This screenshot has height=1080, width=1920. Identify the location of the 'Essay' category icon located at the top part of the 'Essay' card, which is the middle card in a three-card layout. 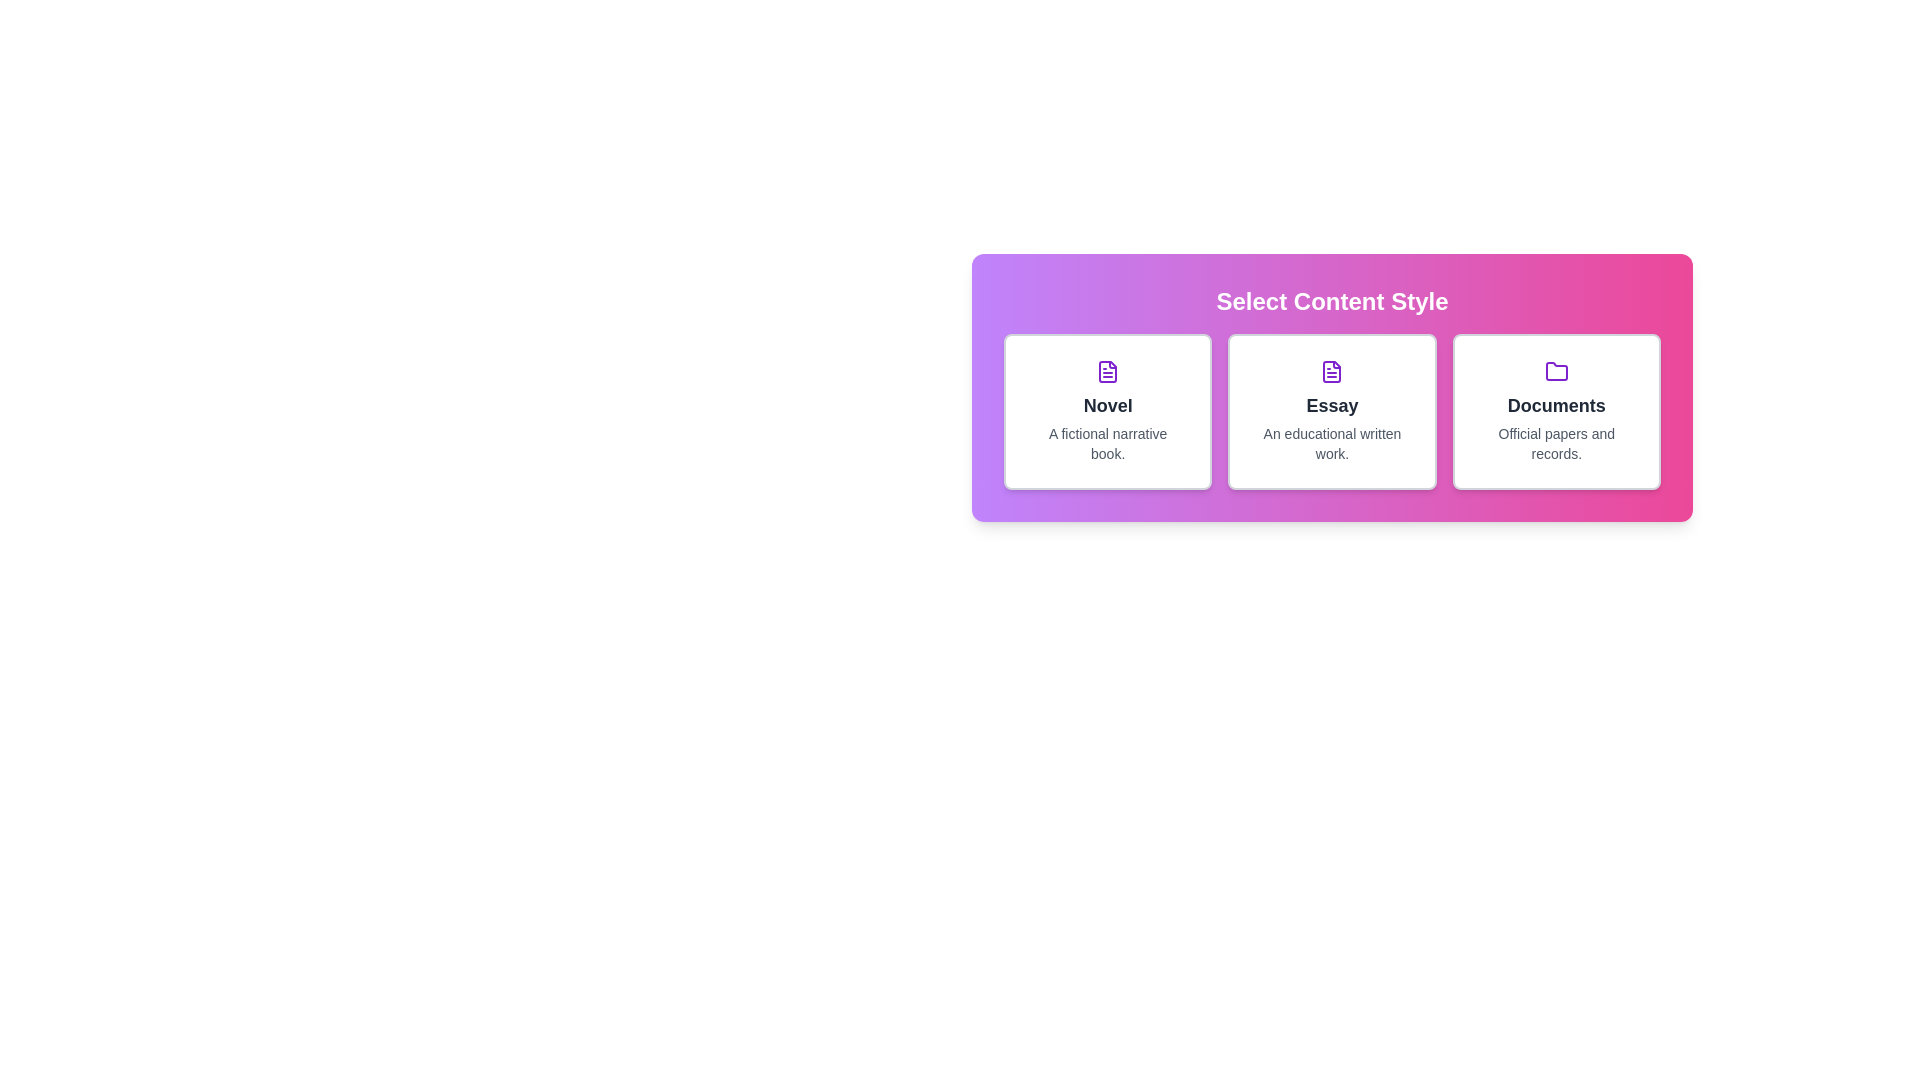
(1332, 371).